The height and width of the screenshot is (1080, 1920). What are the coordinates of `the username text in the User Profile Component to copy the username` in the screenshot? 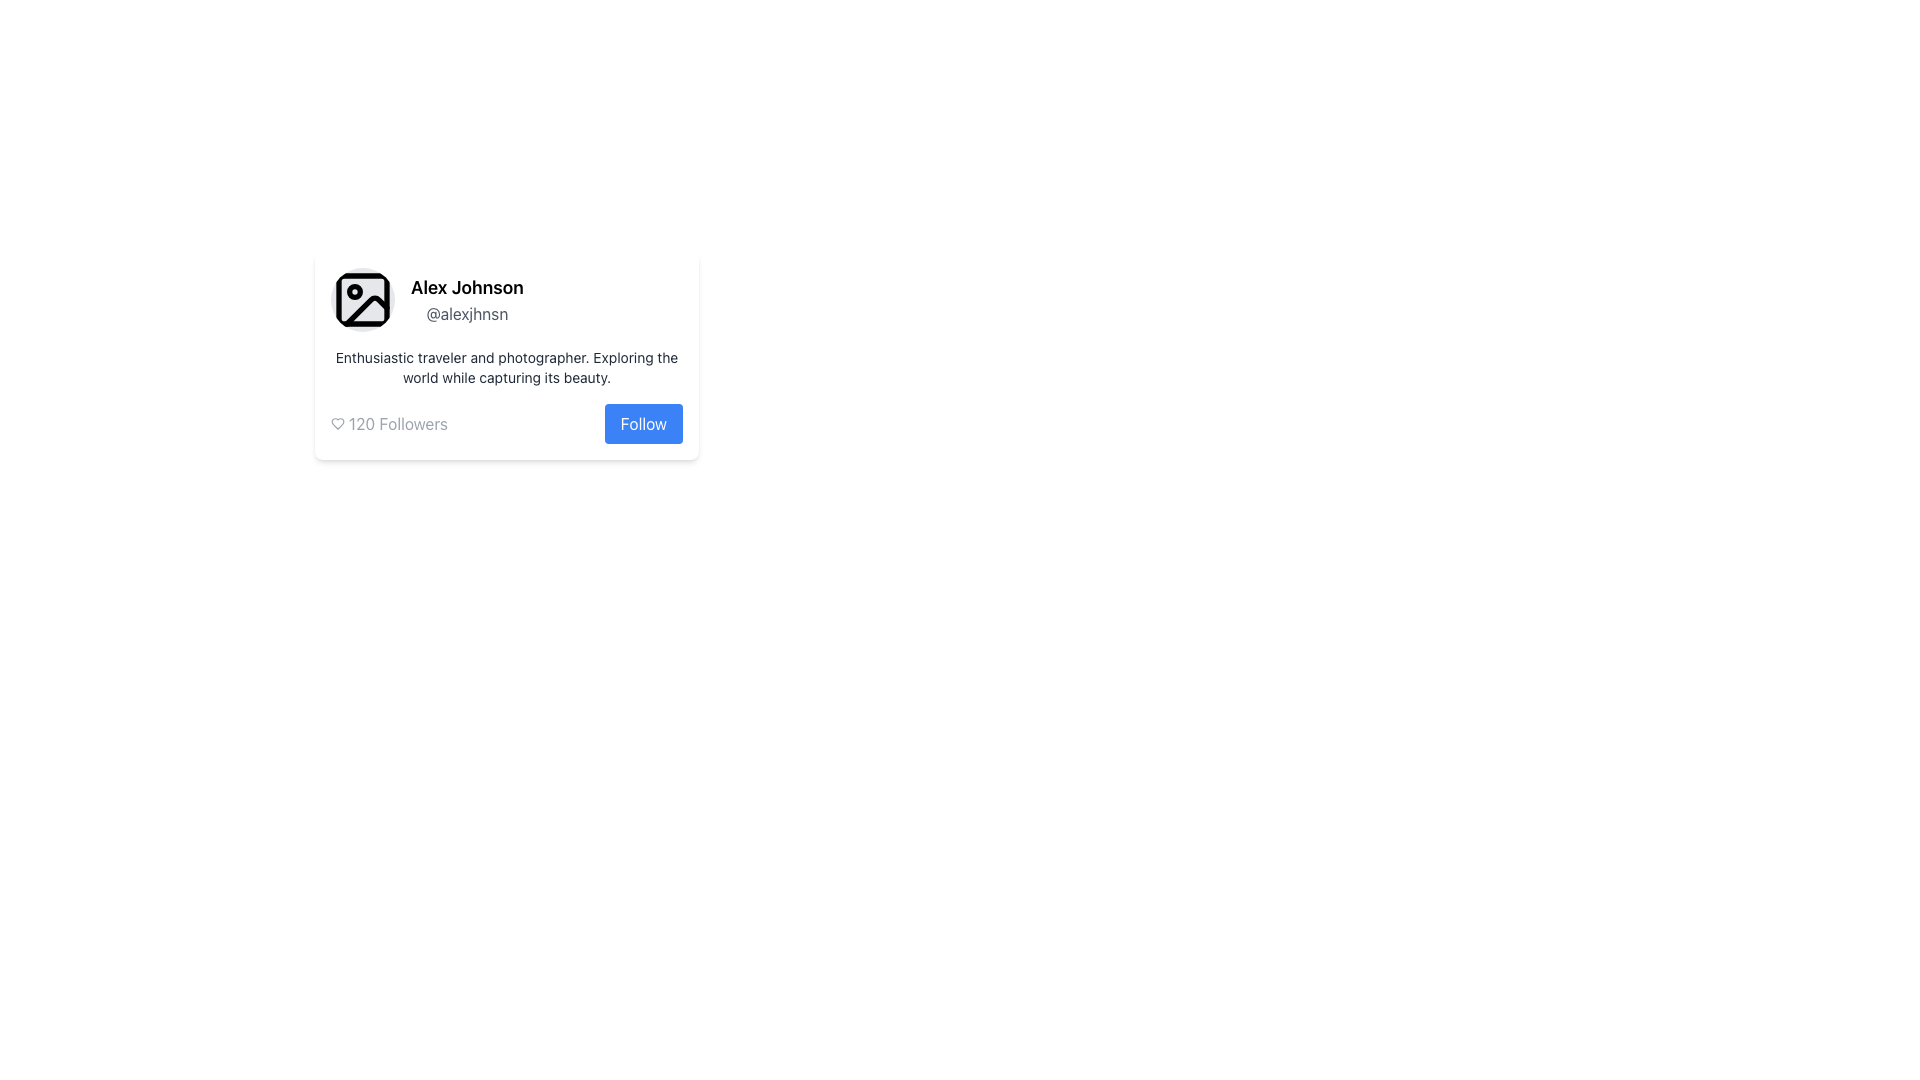 It's located at (507, 300).